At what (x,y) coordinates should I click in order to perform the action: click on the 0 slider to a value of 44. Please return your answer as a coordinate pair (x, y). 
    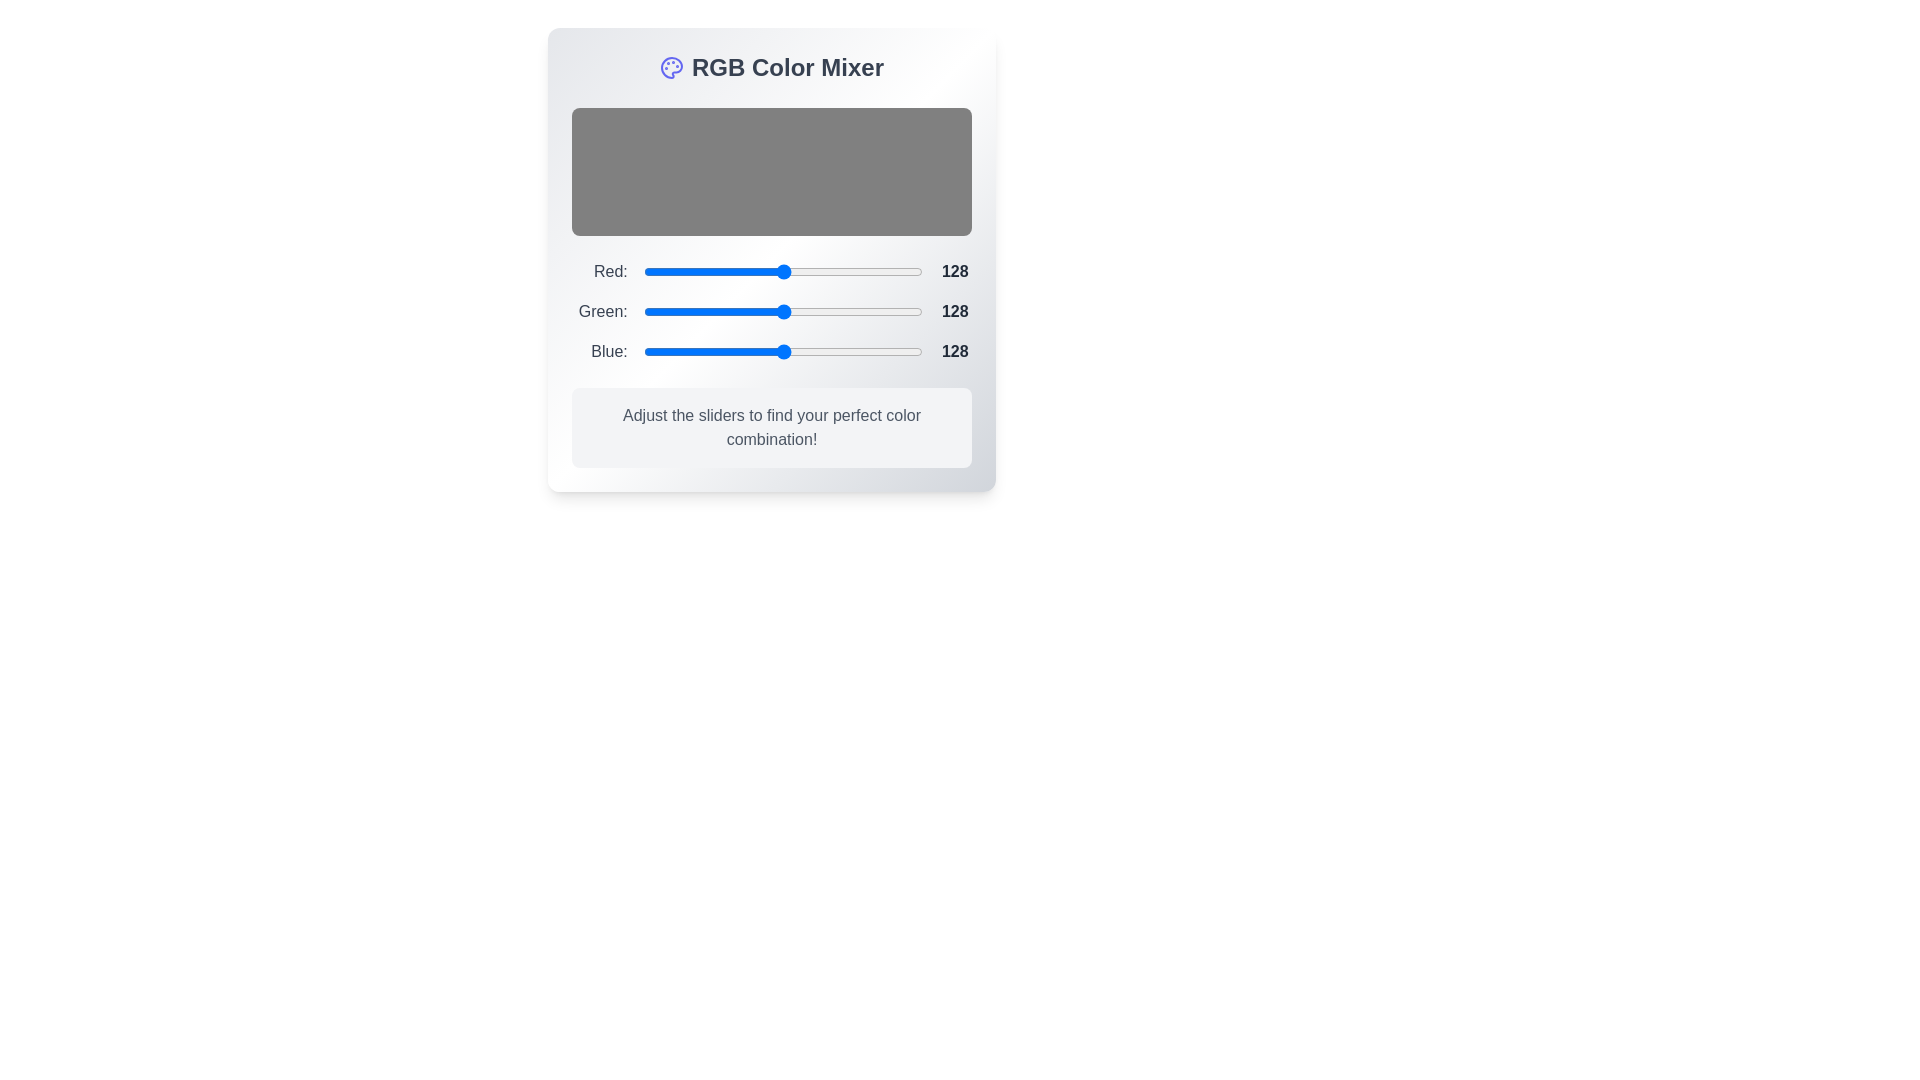
    Looking at the image, I should click on (807, 272).